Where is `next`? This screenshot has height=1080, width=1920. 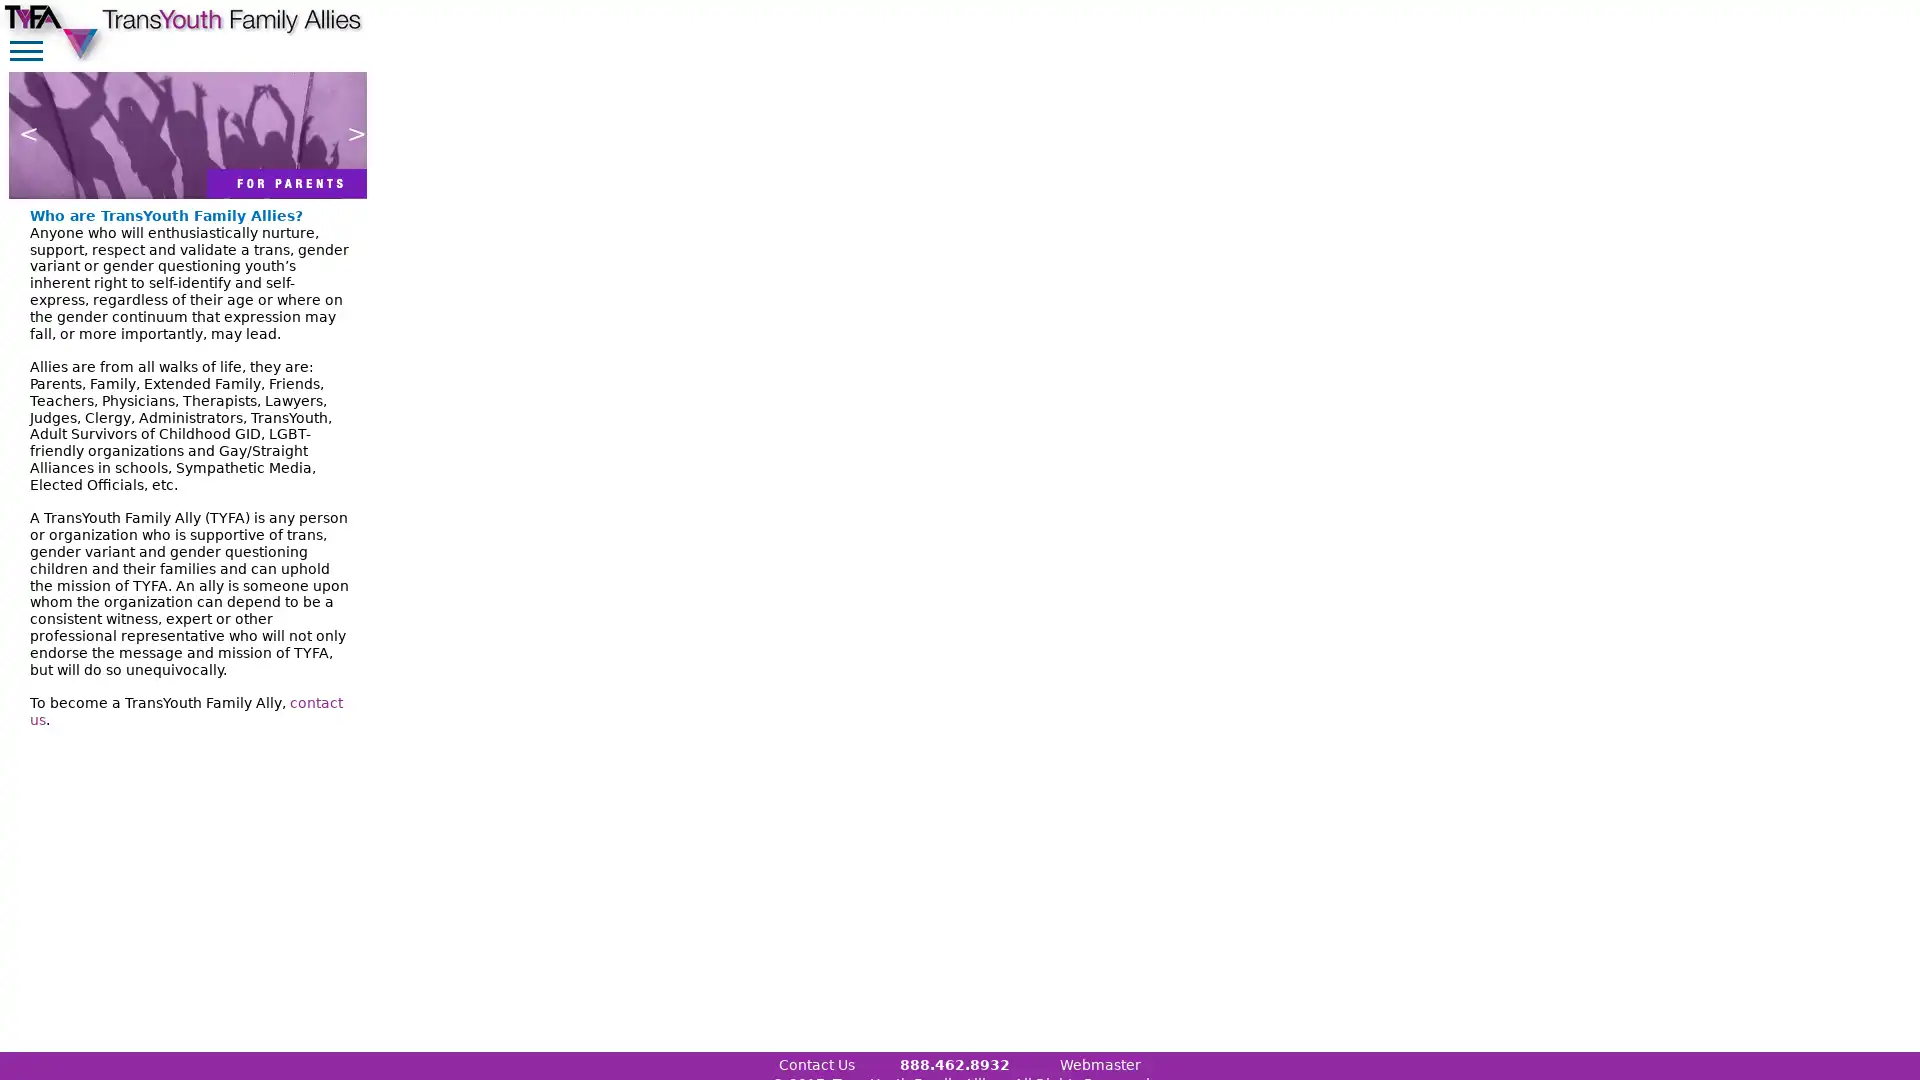
next is located at coordinates (351, 135).